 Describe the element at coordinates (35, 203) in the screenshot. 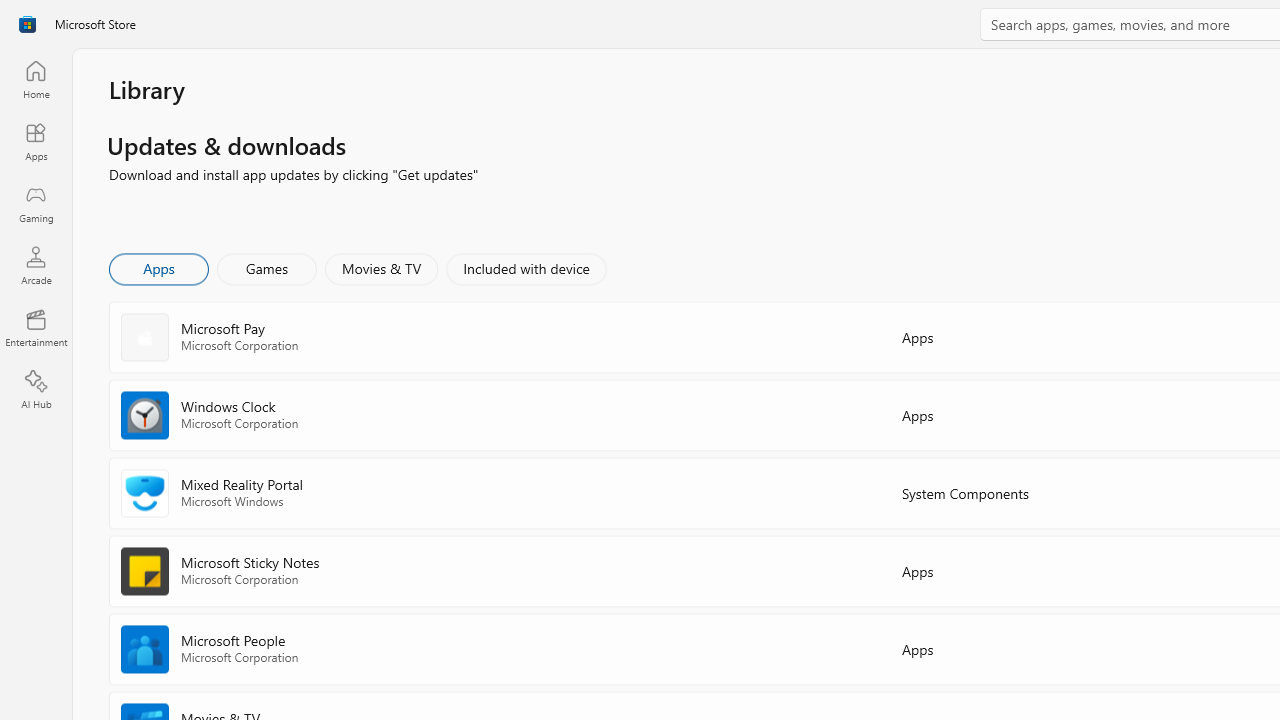

I see `'Gaming'` at that location.